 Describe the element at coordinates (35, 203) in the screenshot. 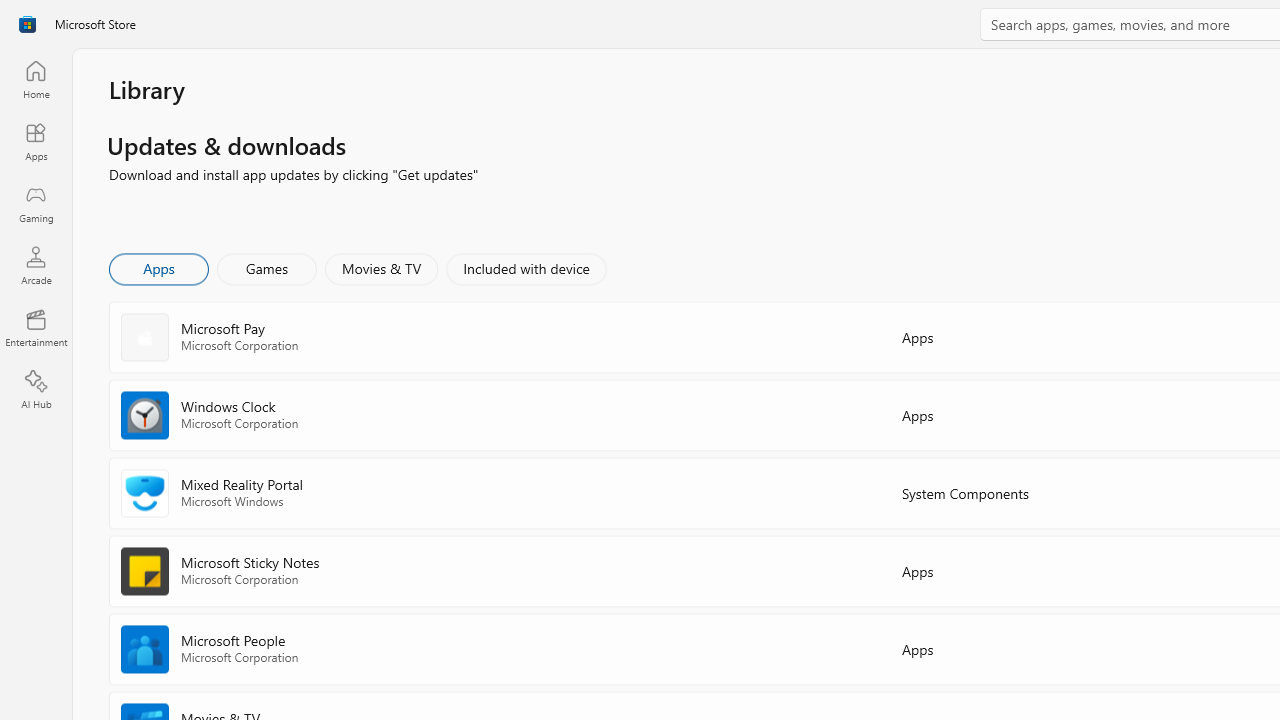

I see `'Gaming'` at that location.